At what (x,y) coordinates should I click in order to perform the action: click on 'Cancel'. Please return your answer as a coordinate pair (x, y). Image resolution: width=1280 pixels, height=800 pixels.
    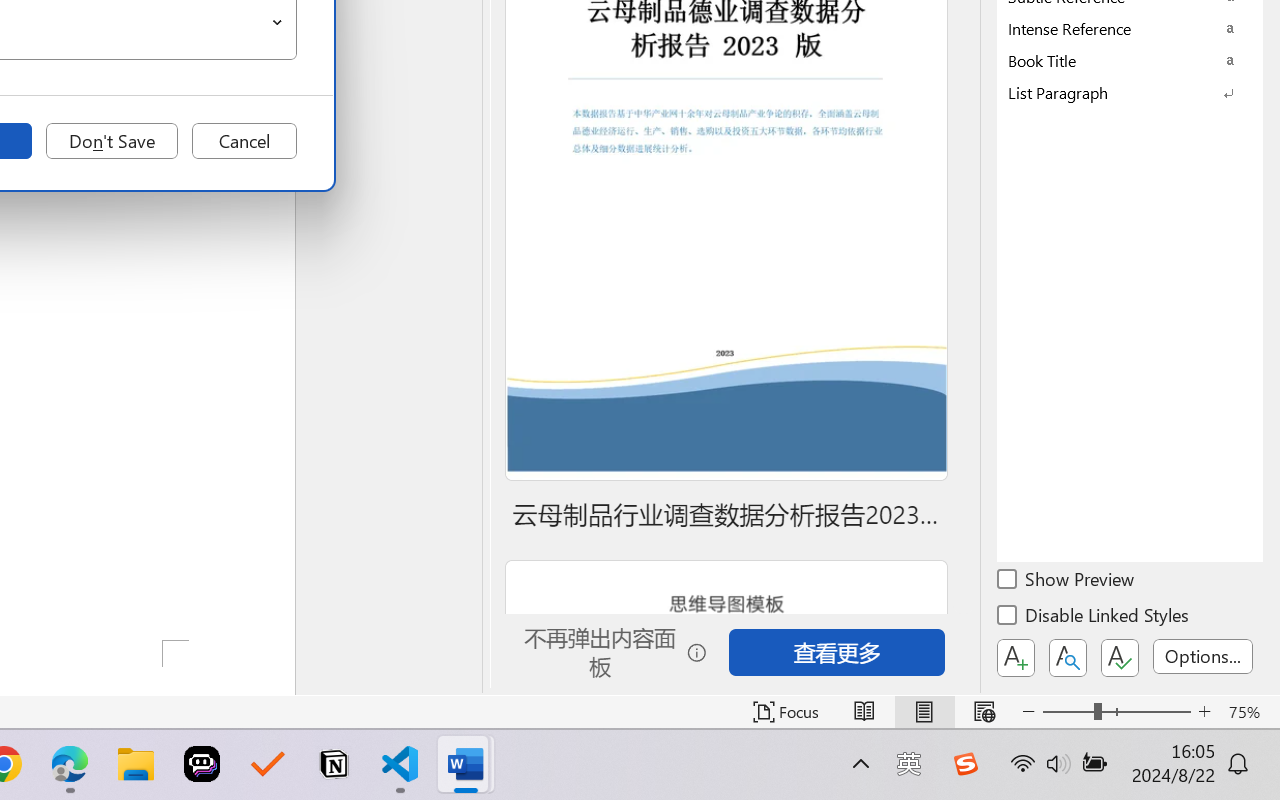
    Looking at the image, I should click on (243, 141).